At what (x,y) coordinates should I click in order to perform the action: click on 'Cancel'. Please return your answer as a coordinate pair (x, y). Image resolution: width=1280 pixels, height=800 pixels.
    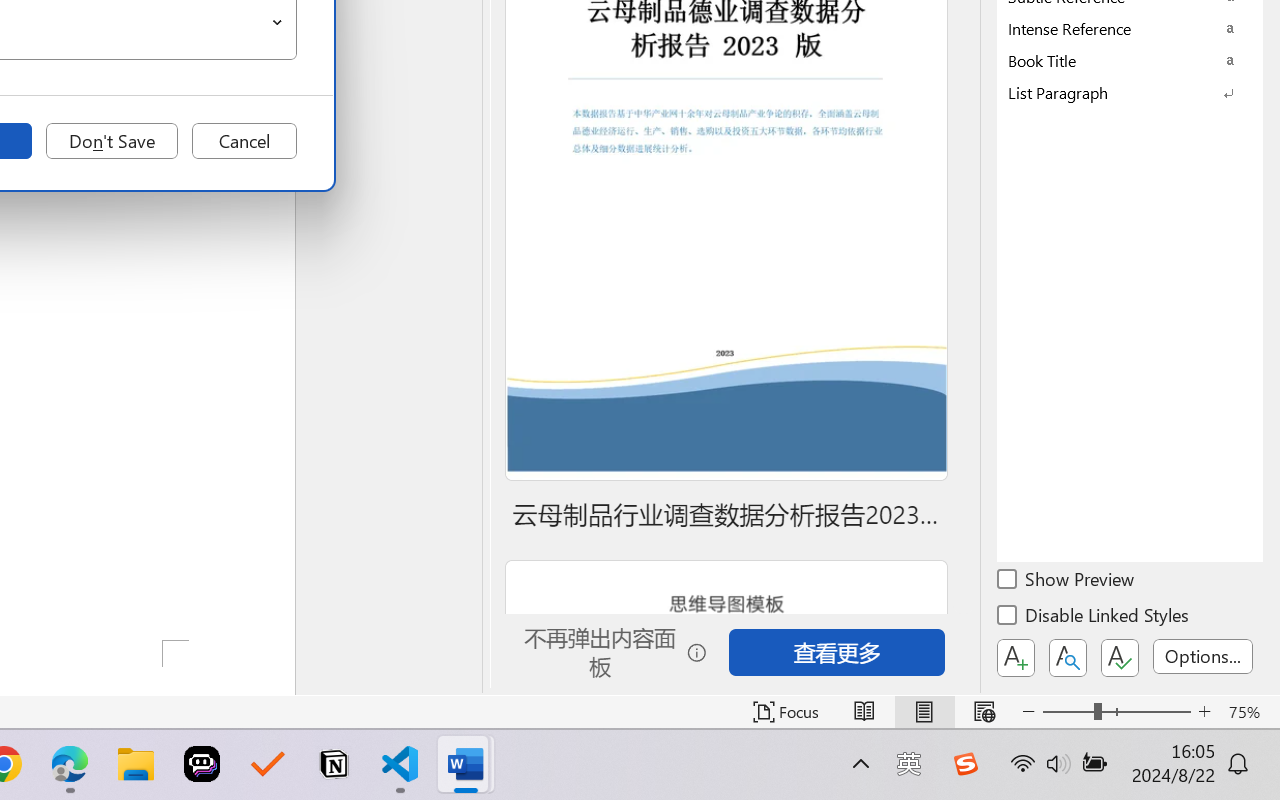
    Looking at the image, I should click on (243, 141).